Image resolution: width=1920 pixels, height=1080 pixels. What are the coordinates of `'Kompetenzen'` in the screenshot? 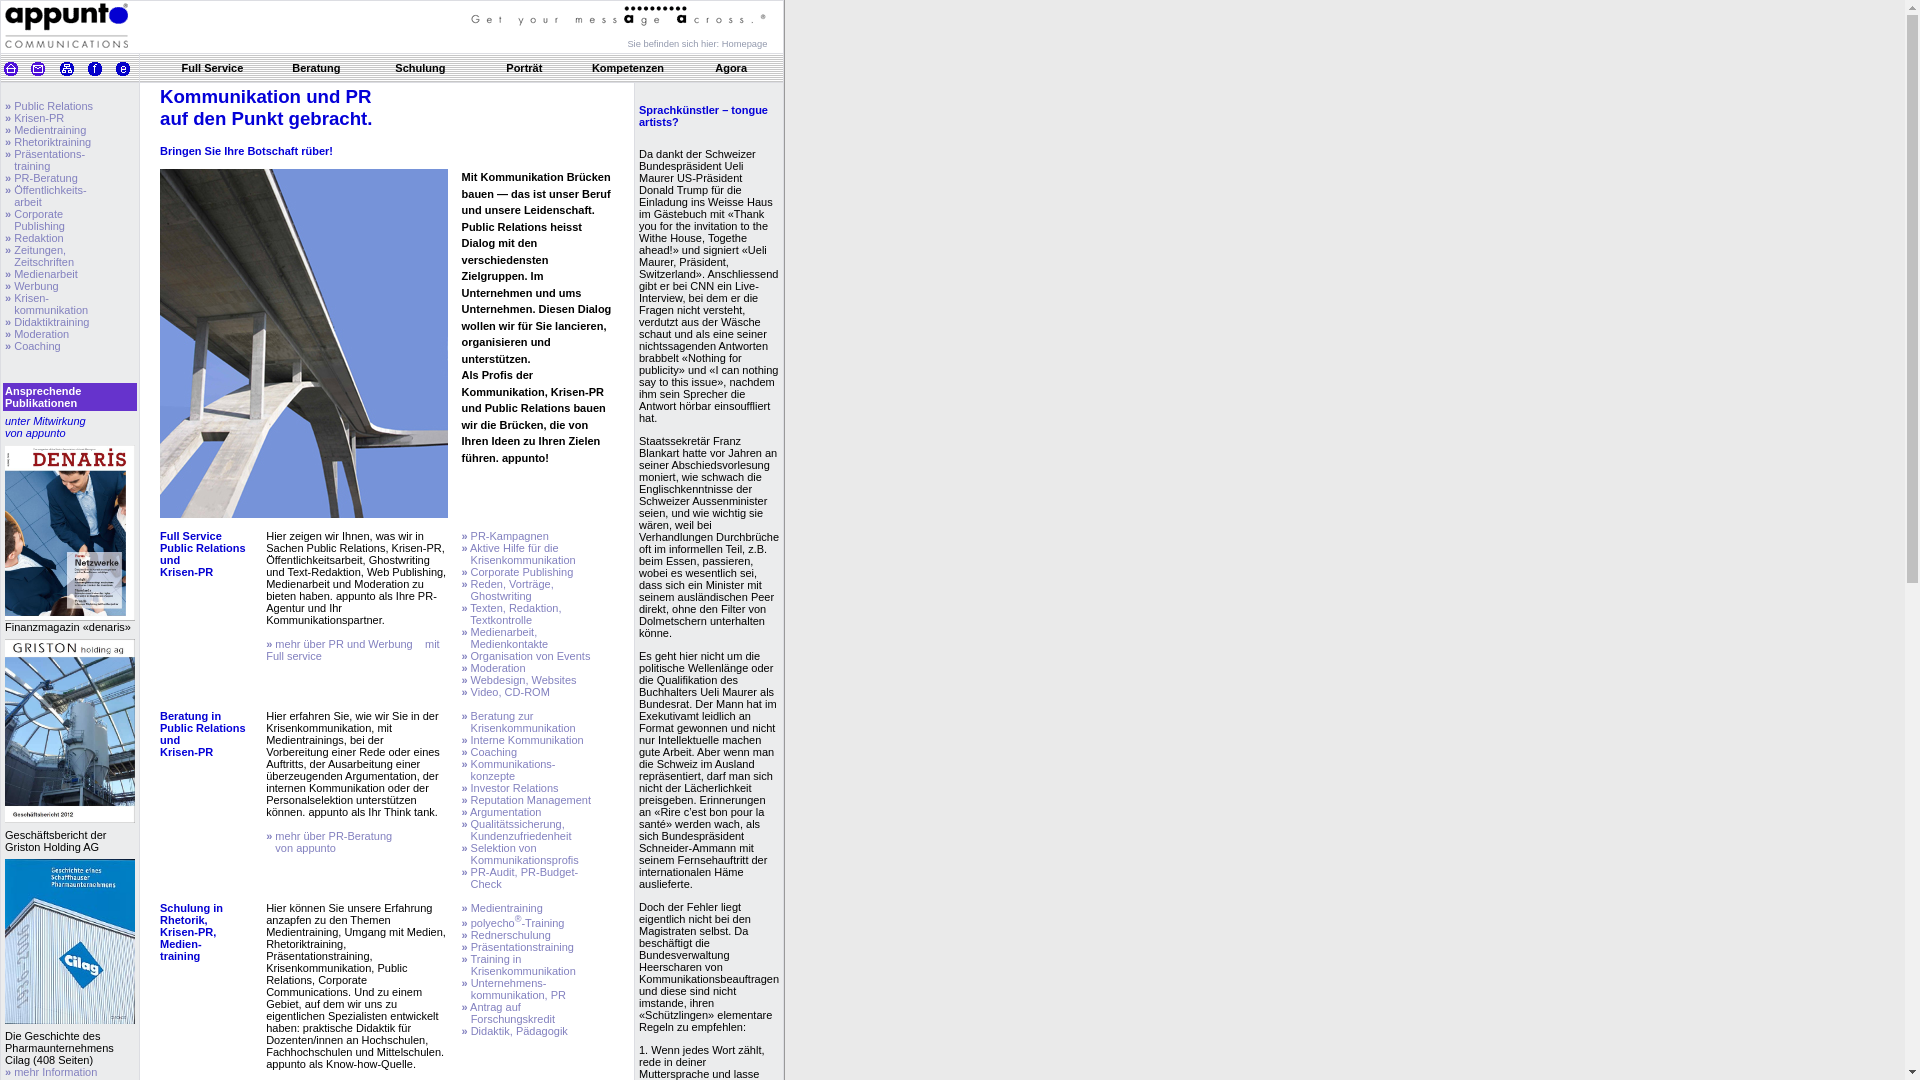 It's located at (627, 67).